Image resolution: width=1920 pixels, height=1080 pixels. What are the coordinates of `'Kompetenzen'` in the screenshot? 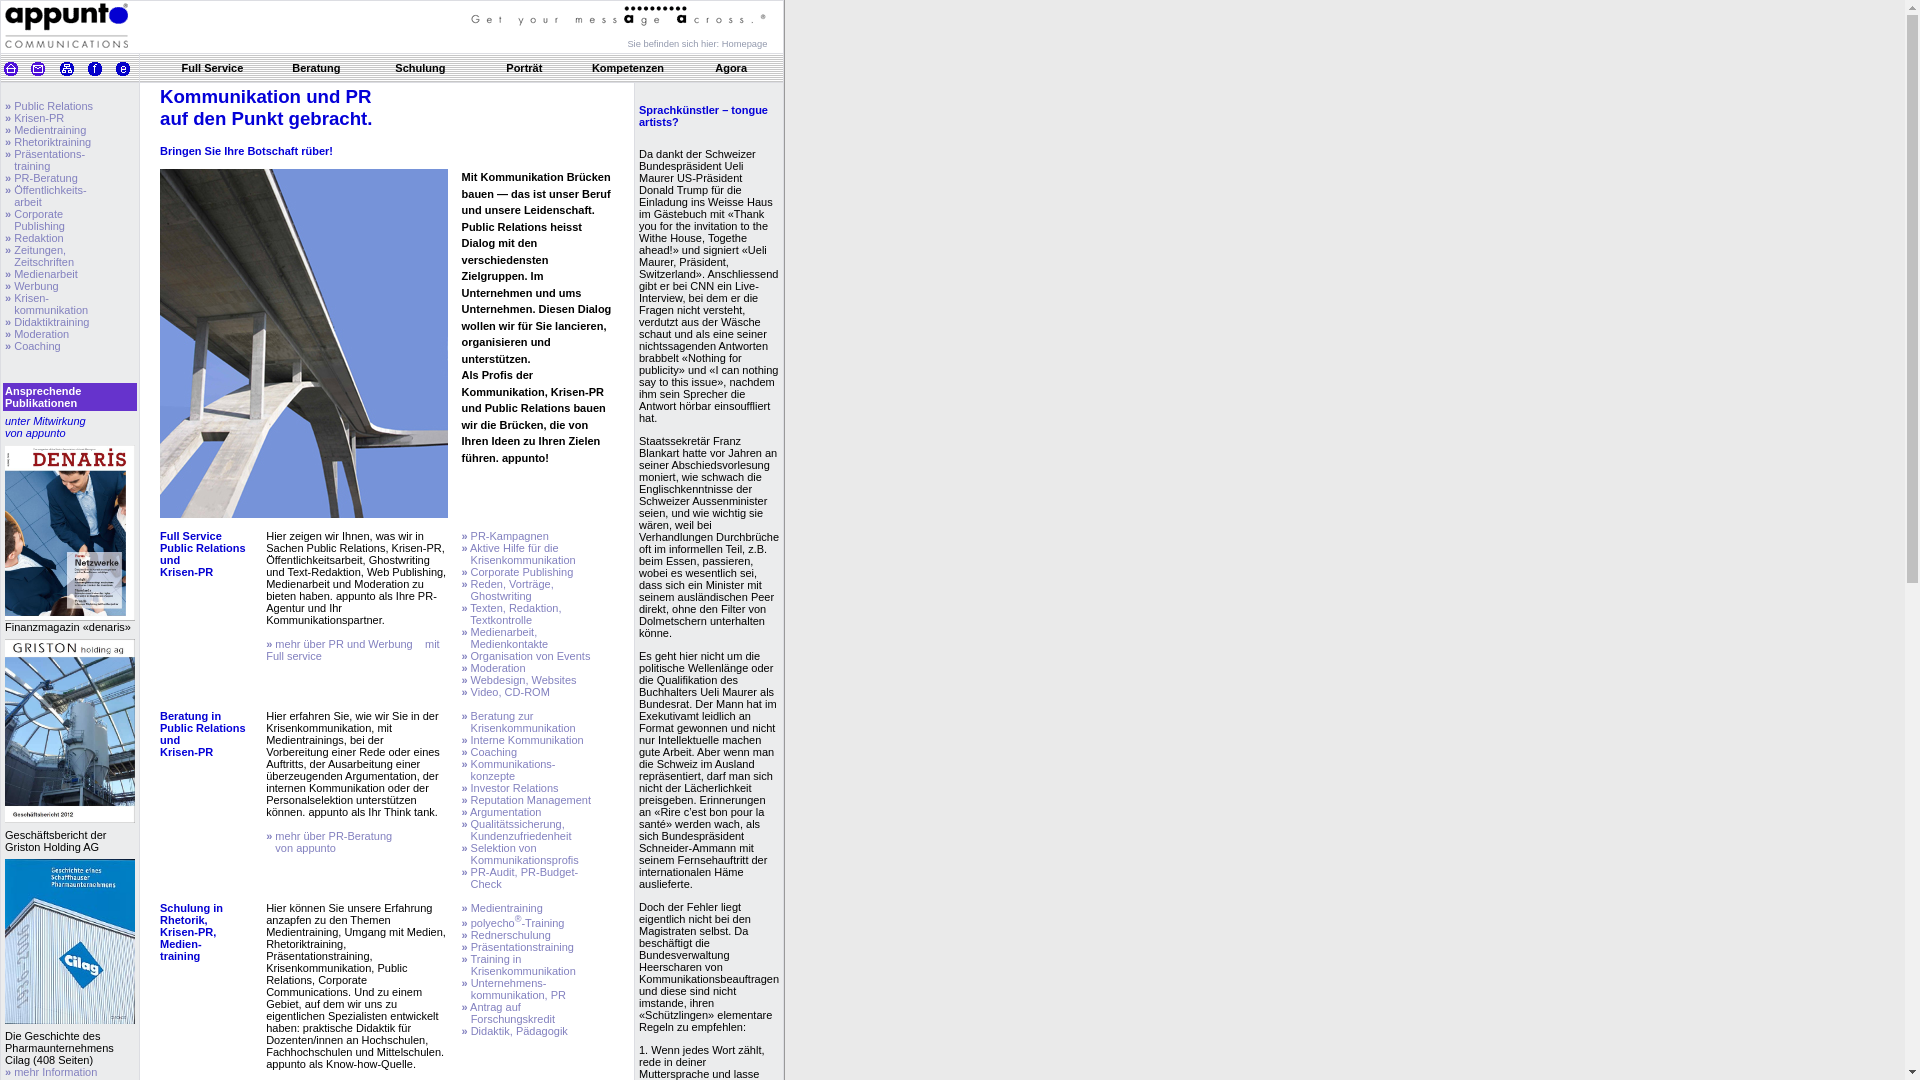 It's located at (627, 67).